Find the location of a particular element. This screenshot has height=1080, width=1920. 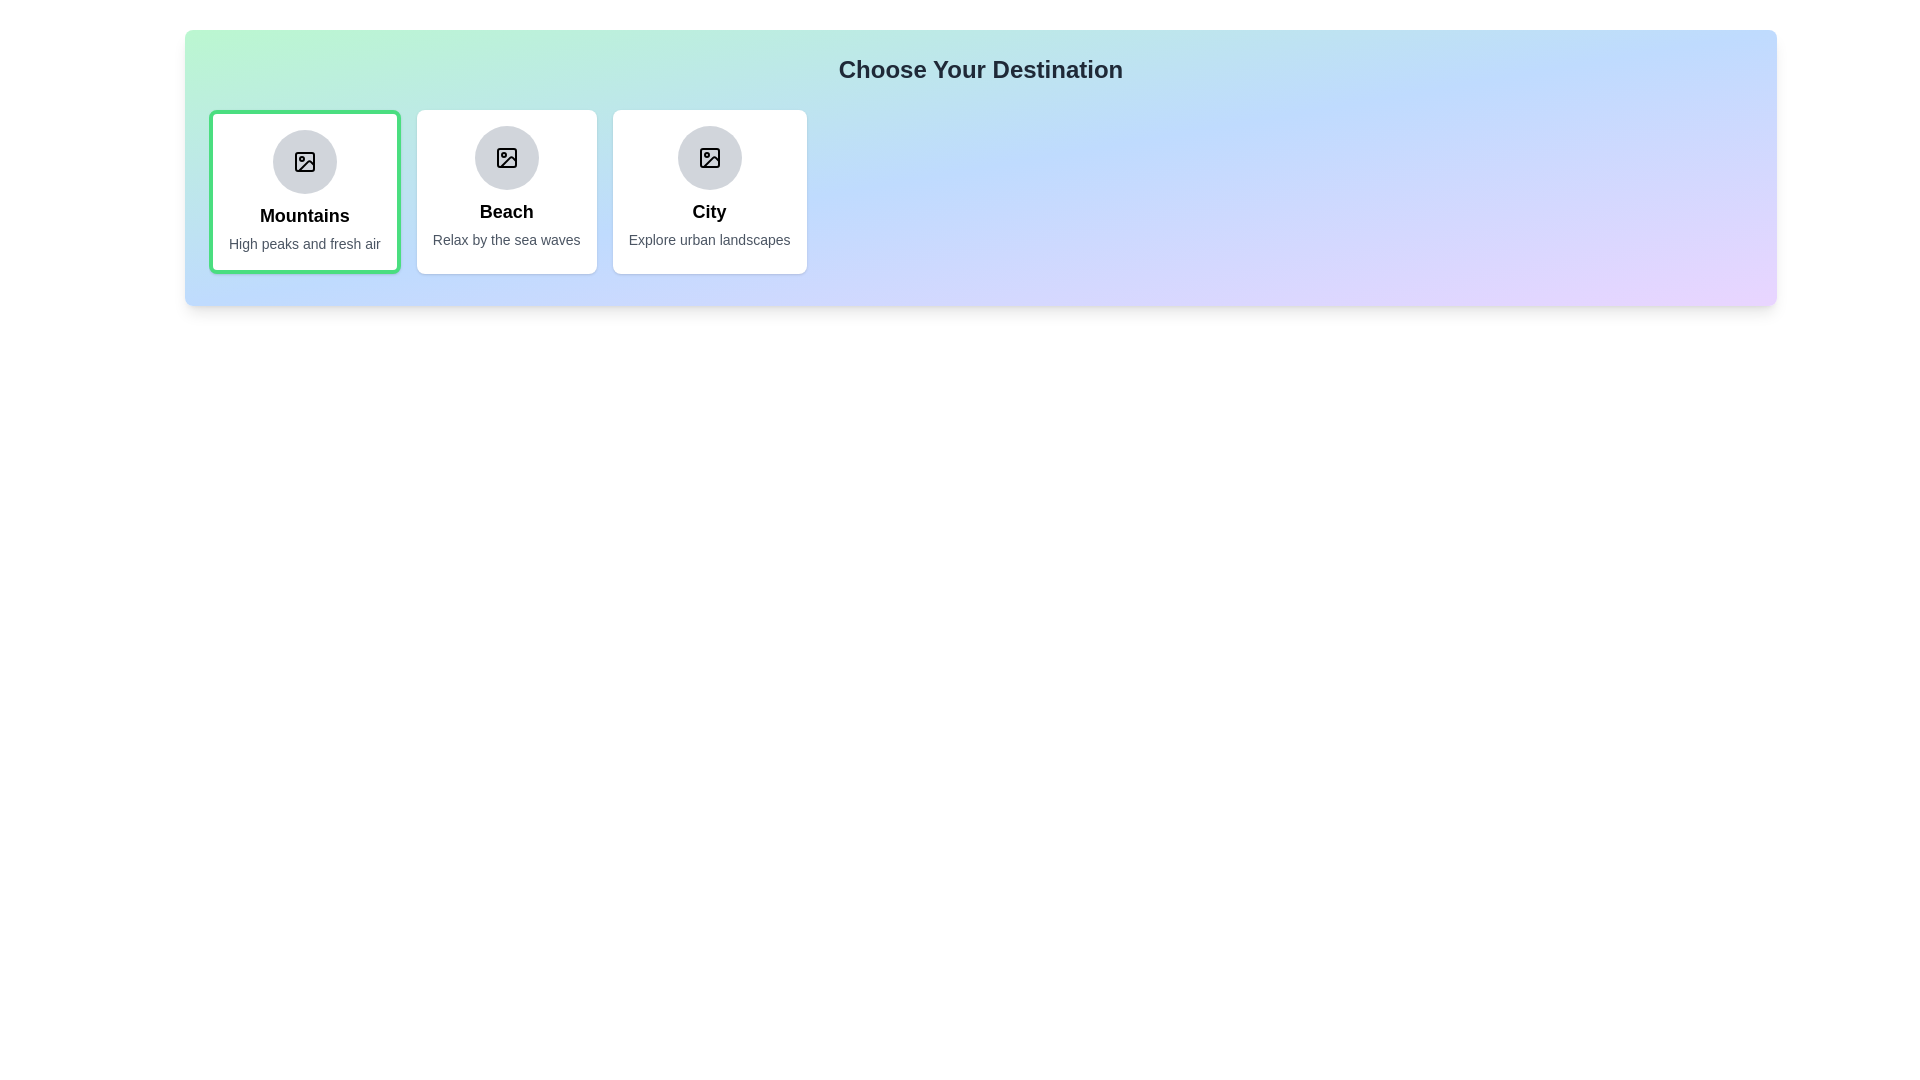

the chip labeled 'Beach' to observe its hover effect is located at coordinates (506, 192).